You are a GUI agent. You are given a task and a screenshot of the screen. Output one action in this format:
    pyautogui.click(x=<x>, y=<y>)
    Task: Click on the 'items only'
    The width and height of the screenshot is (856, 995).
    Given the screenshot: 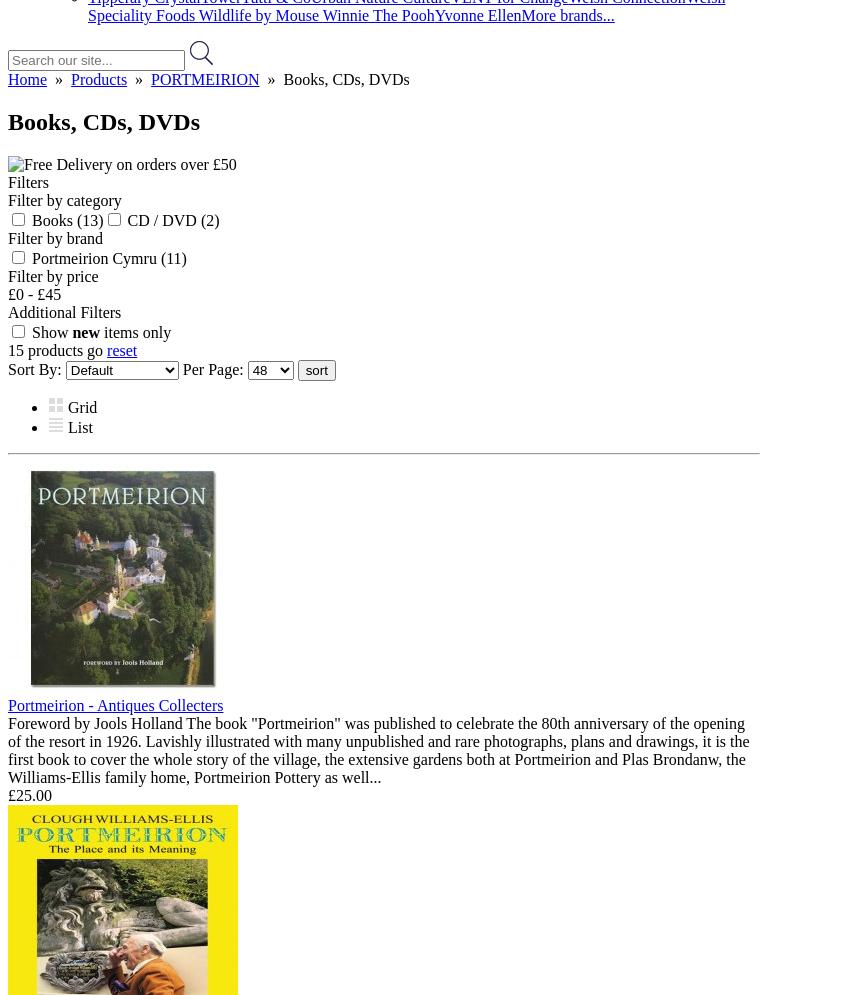 What is the action you would take?
    pyautogui.click(x=134, y=331)
    